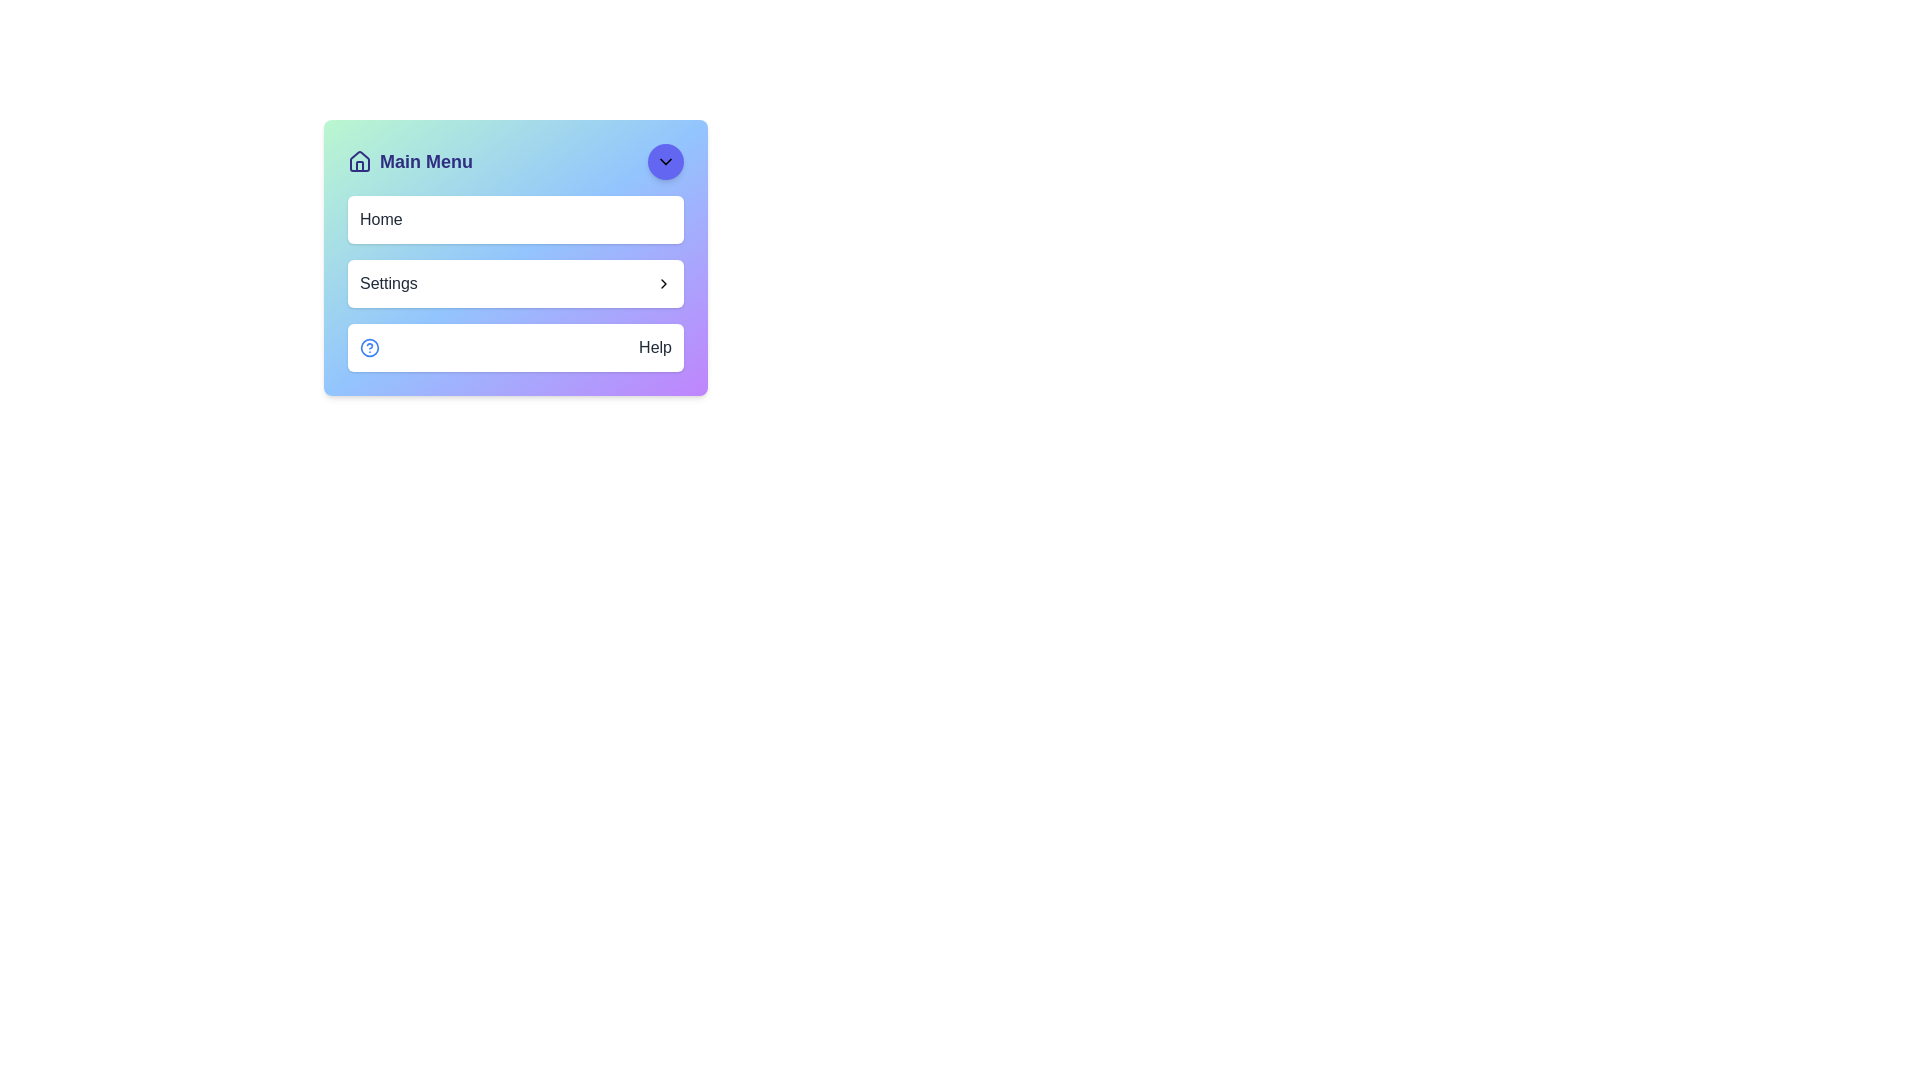 Image resolution: width=1920 pixels, height=1080 pixels. I want to click on the 'Settings' text label, which is styled with a bold font and dark gray color, indicating it is part of an interactive menu, positioned above the 'Help' section, so click(388, 284).